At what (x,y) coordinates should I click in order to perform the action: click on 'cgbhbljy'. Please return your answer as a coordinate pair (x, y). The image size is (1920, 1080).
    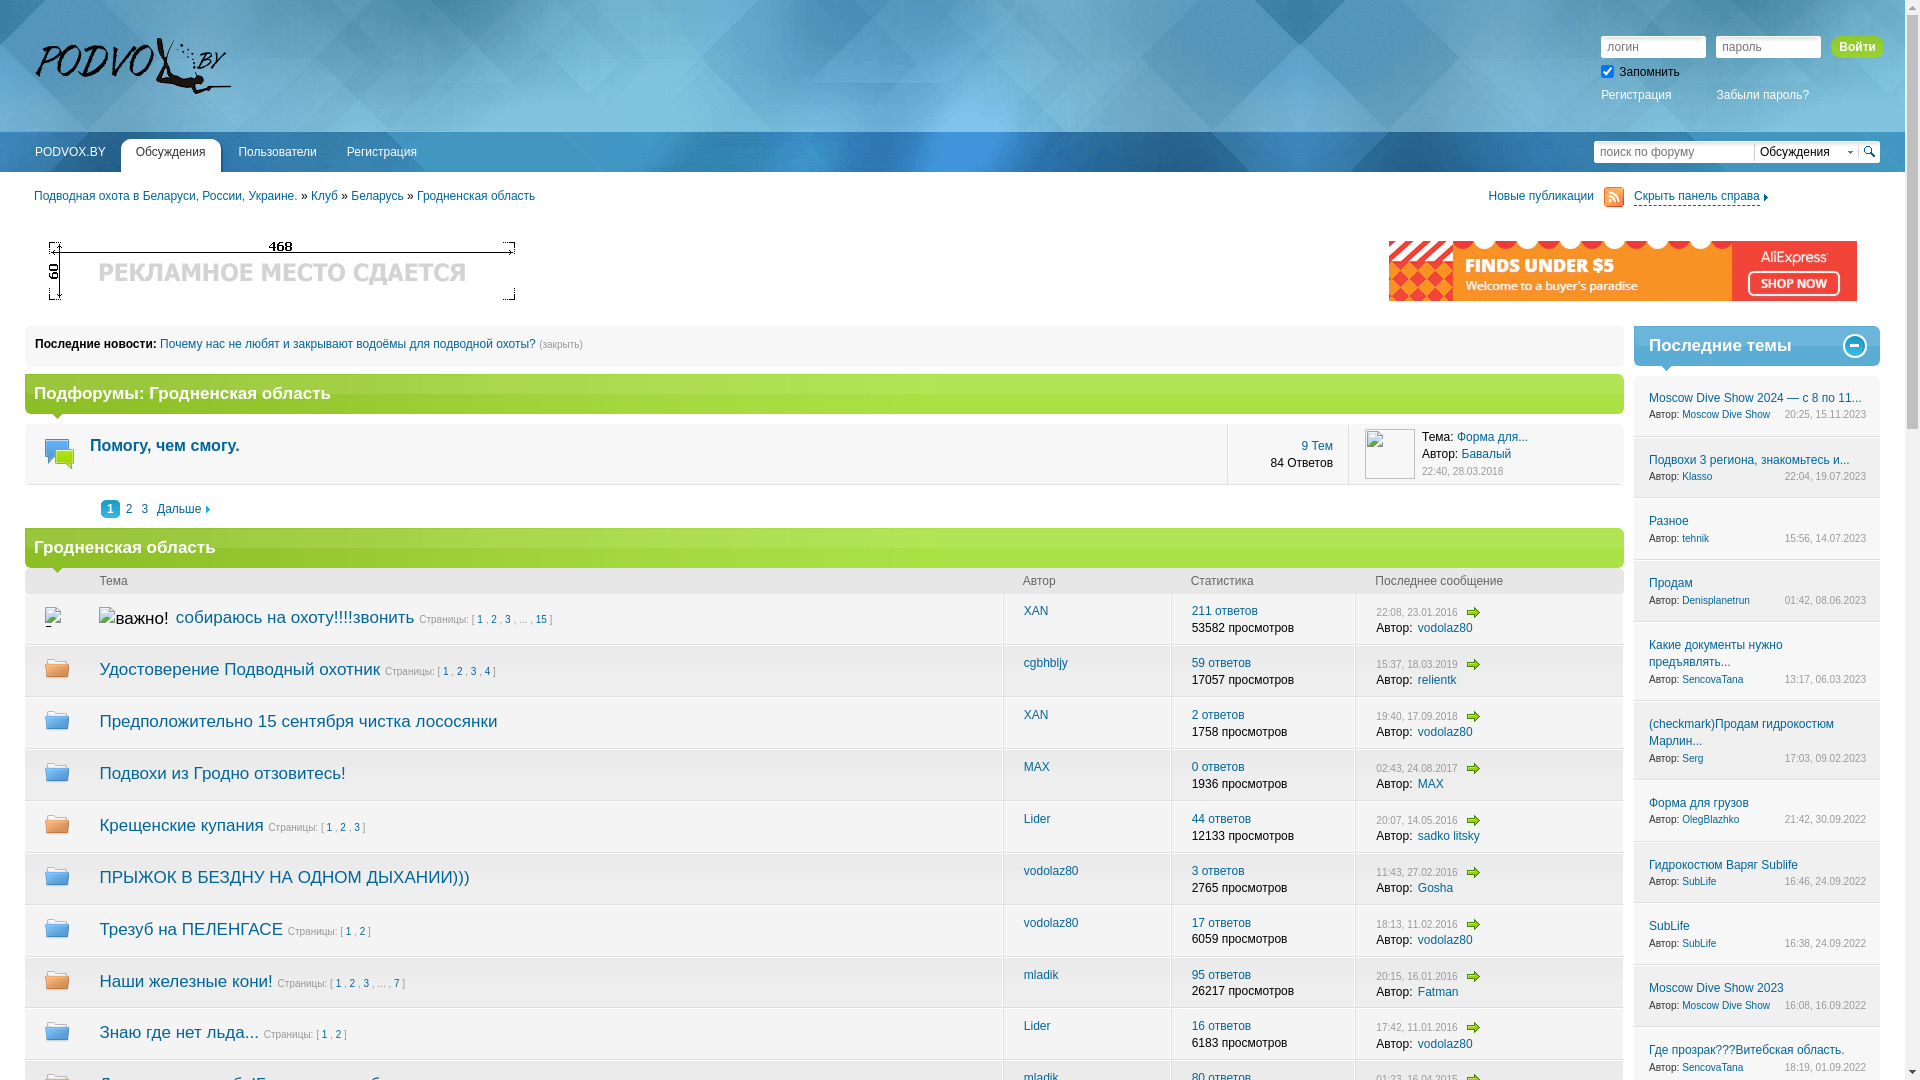
    Looking at the image, I should click on (1023, 663).